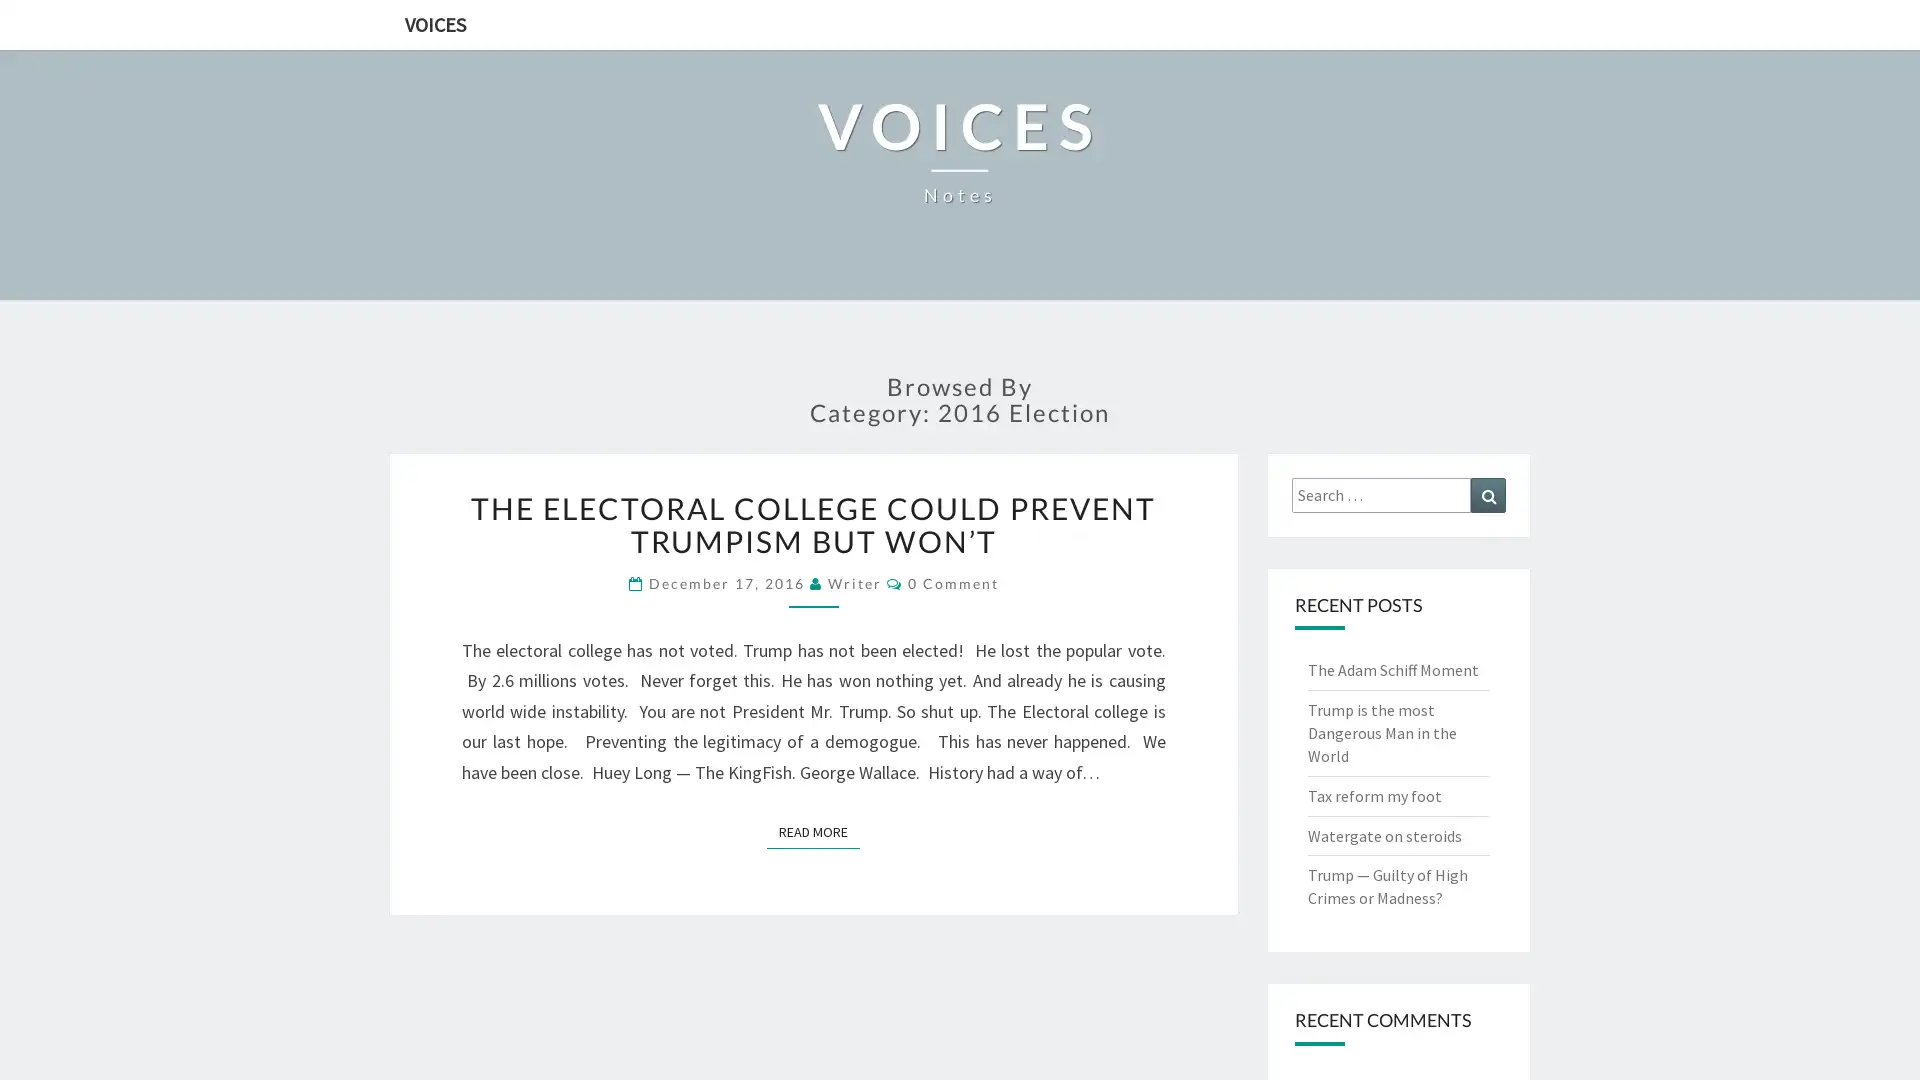 The width and height of the screenshot is (1920, 1080). Describe the element at coordinates (1488, 494) in the screenshot. I see `Search` at that location.